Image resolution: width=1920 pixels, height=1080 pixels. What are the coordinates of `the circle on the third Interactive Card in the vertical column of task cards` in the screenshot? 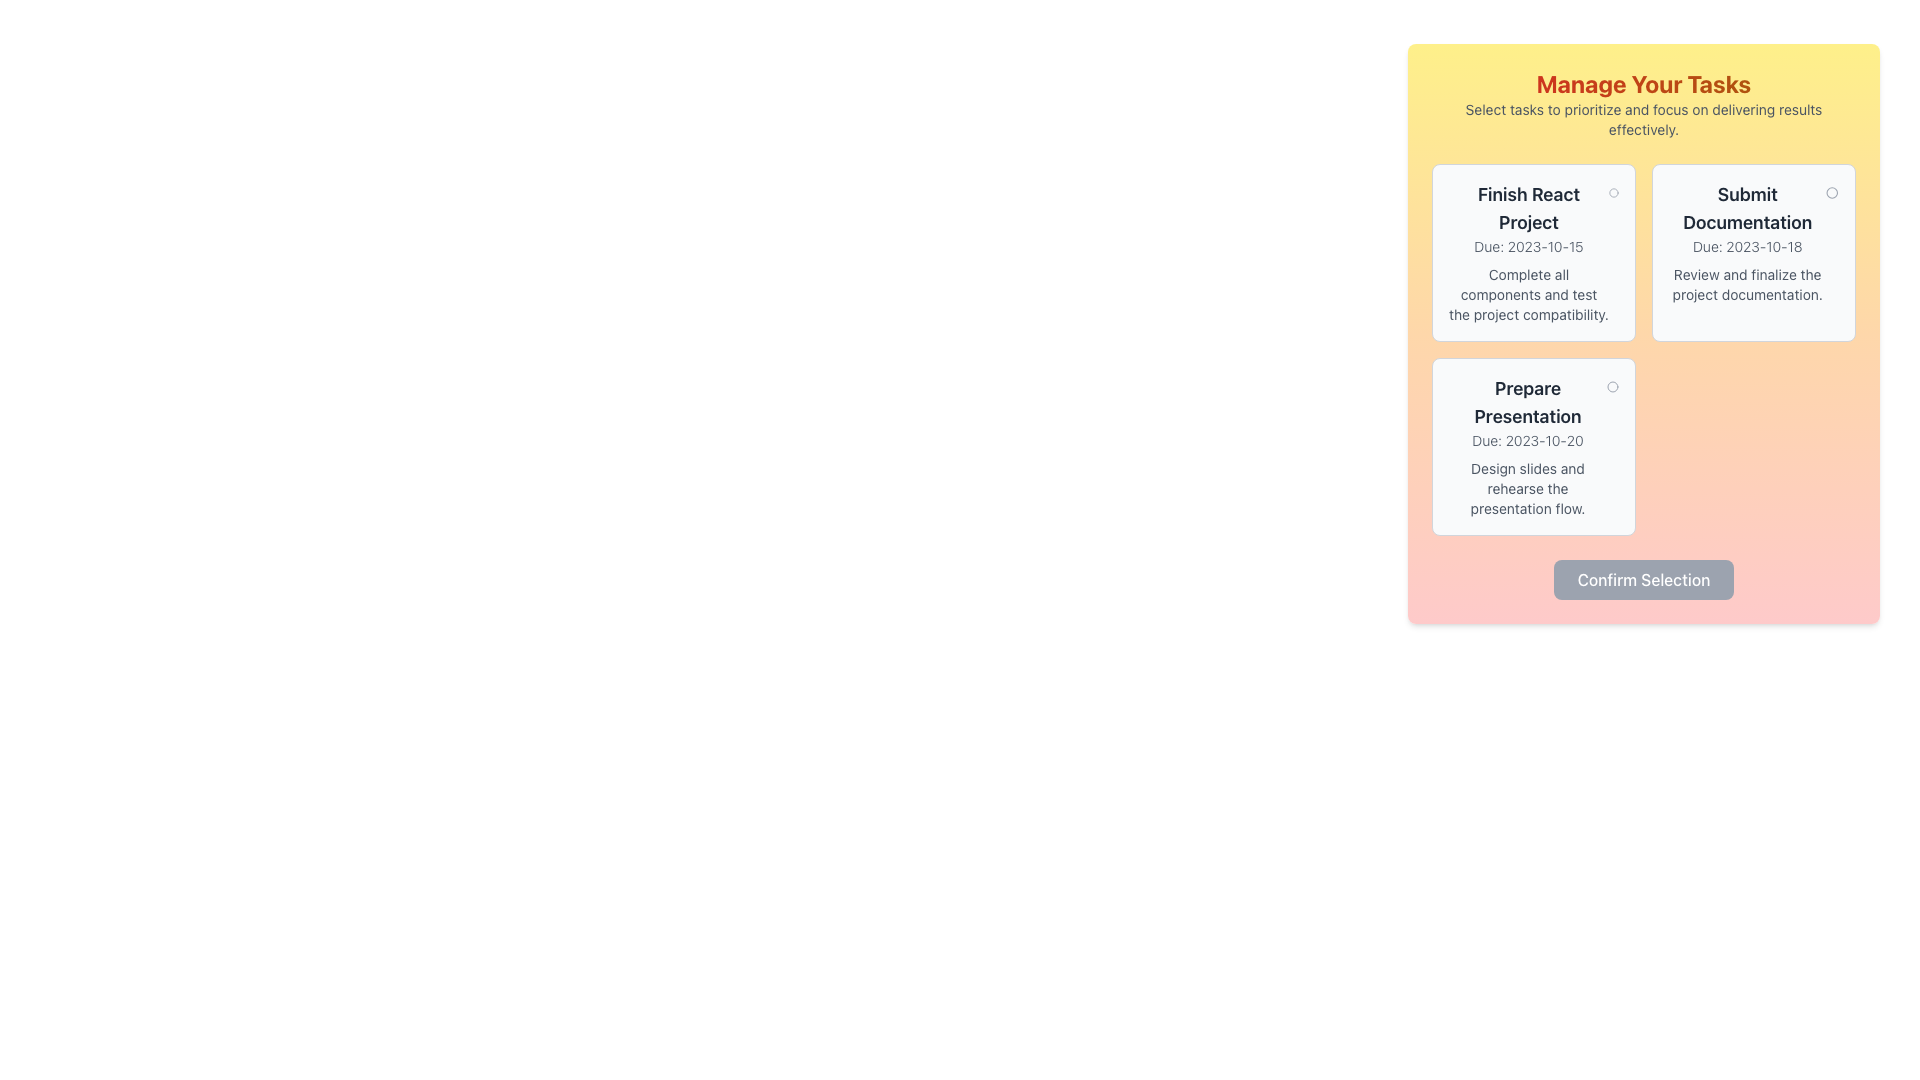 It's located at (1533, 446).